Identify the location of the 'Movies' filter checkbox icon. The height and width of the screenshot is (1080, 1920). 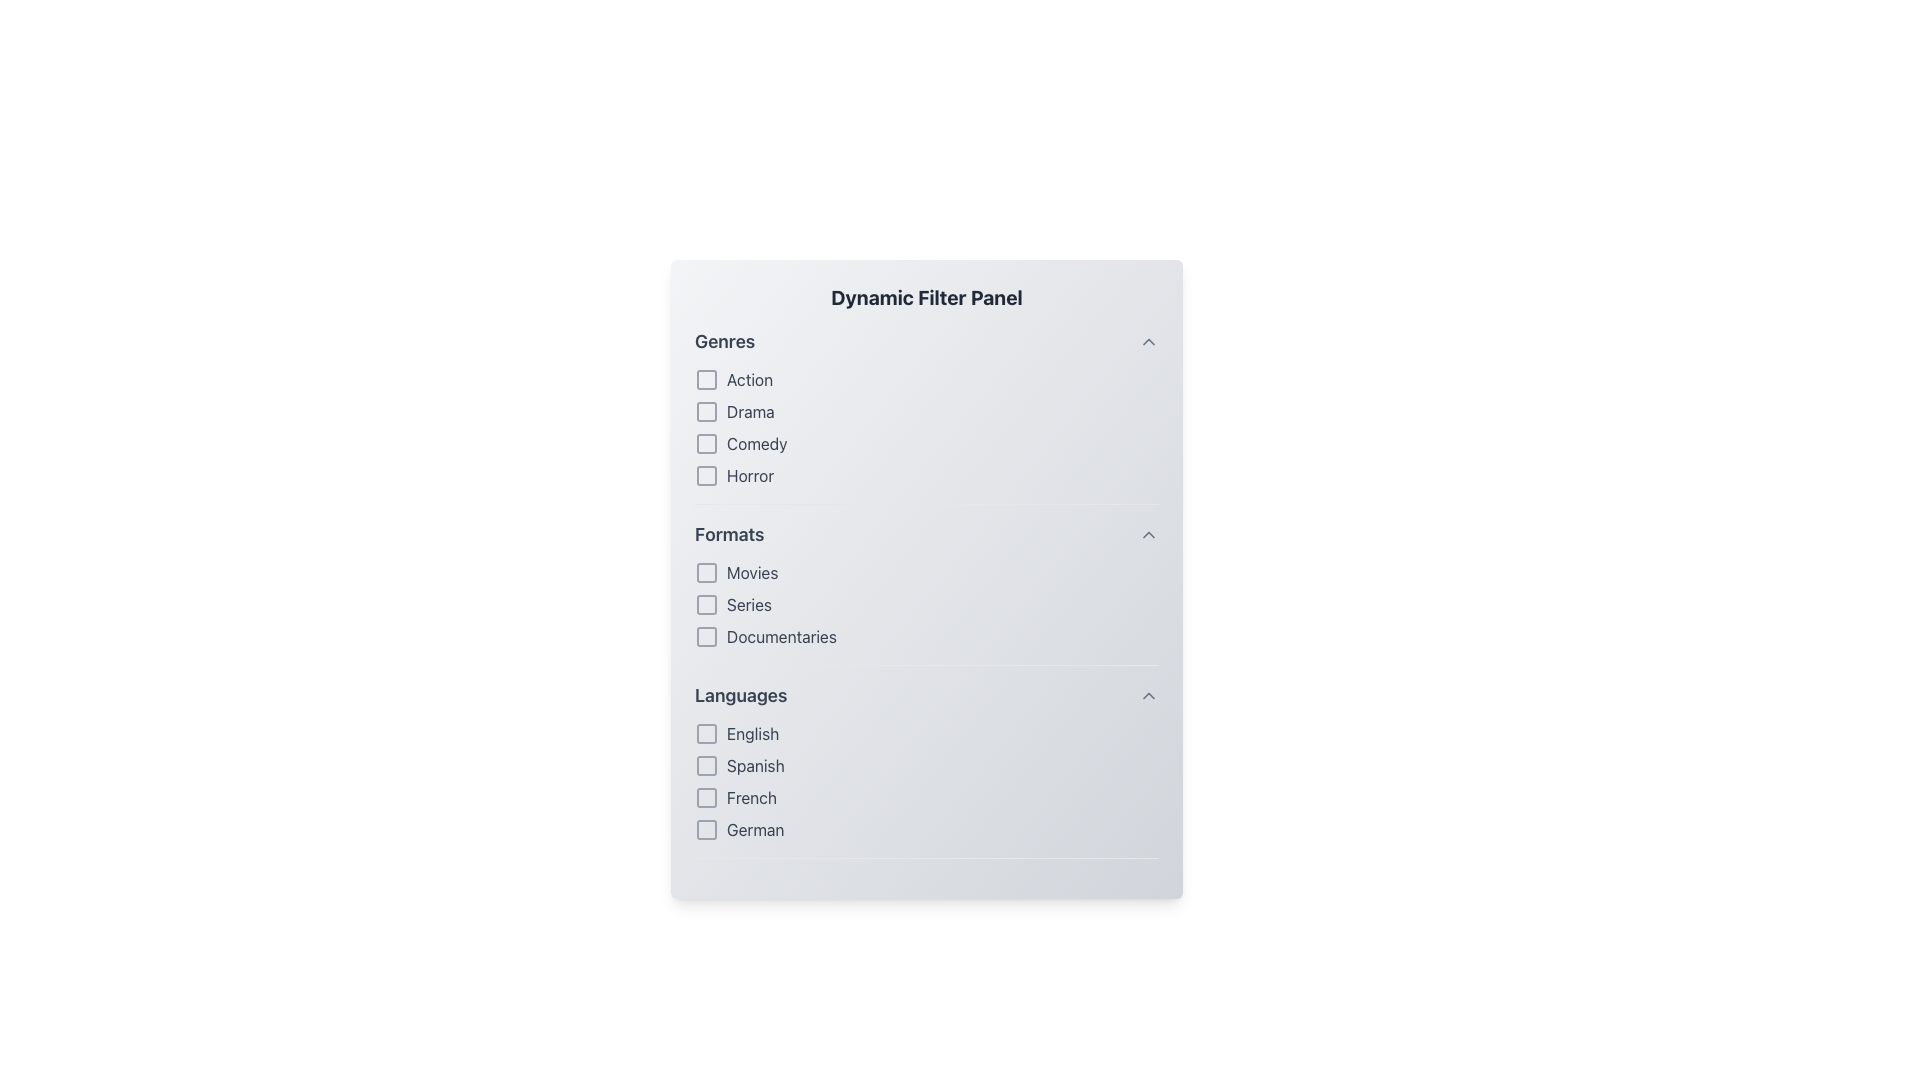
(706, 573).